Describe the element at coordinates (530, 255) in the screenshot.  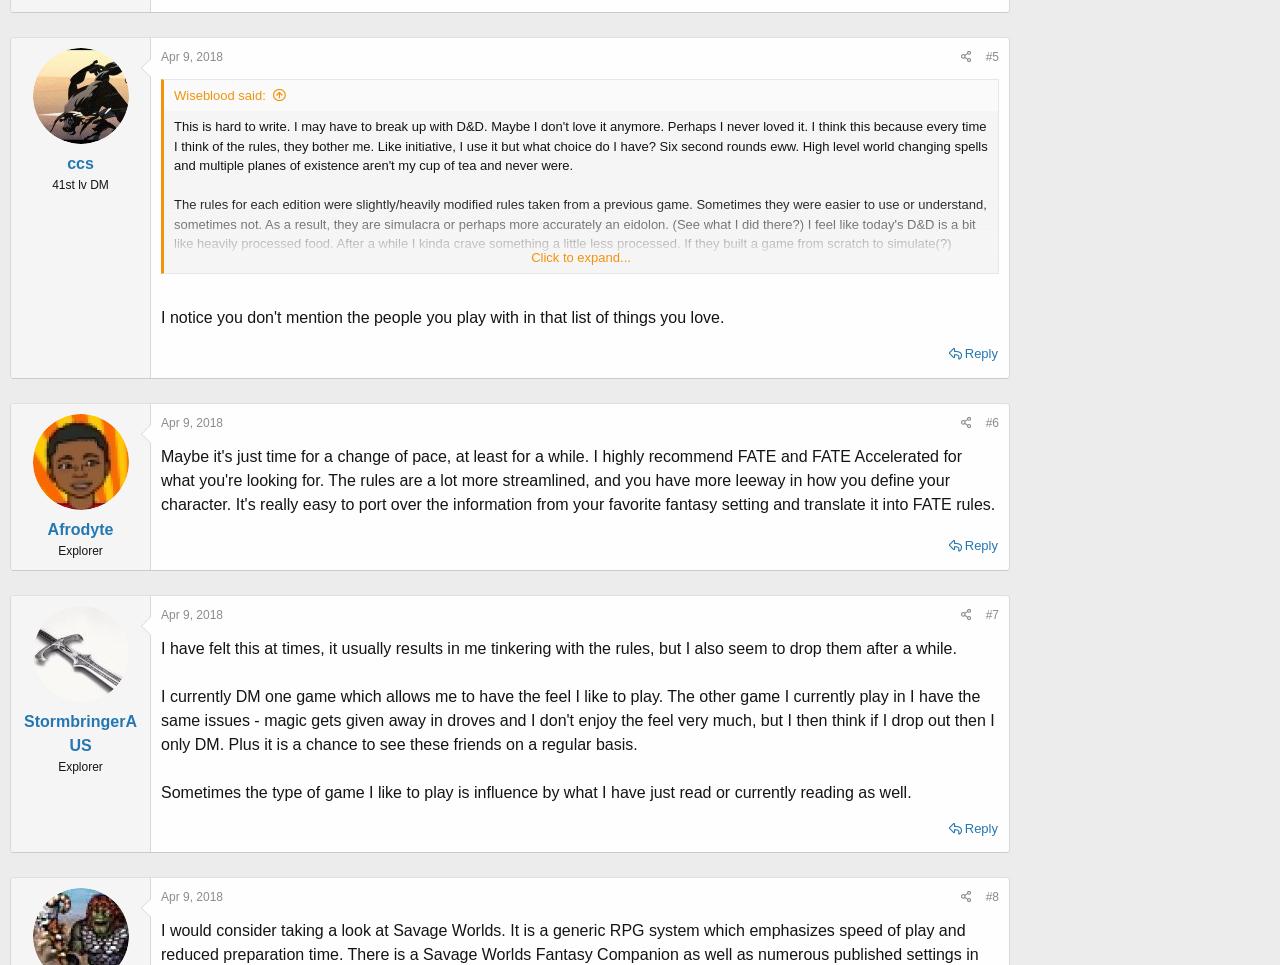
I see `'Click to expand...'` at that location.